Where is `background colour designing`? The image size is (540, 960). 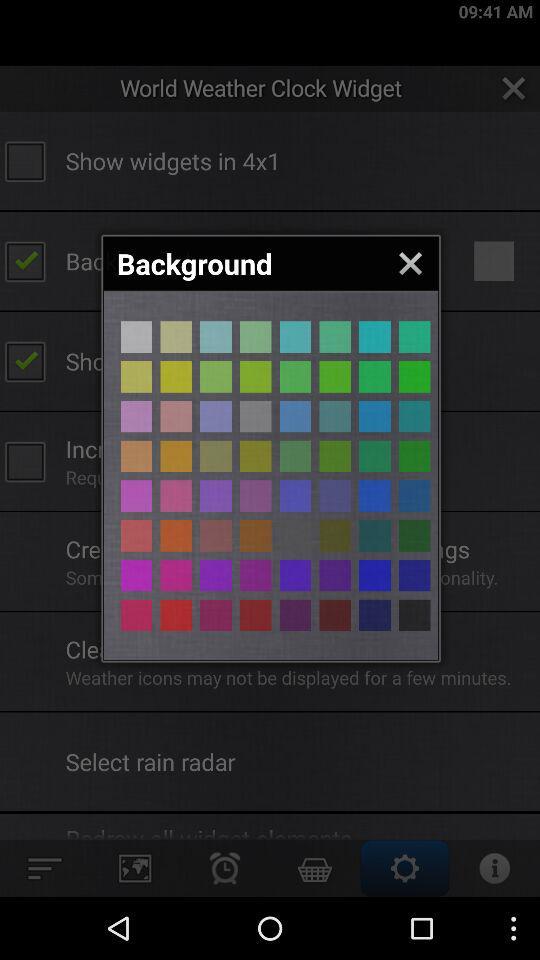
background colour designing is located at coordinates (335, 337).